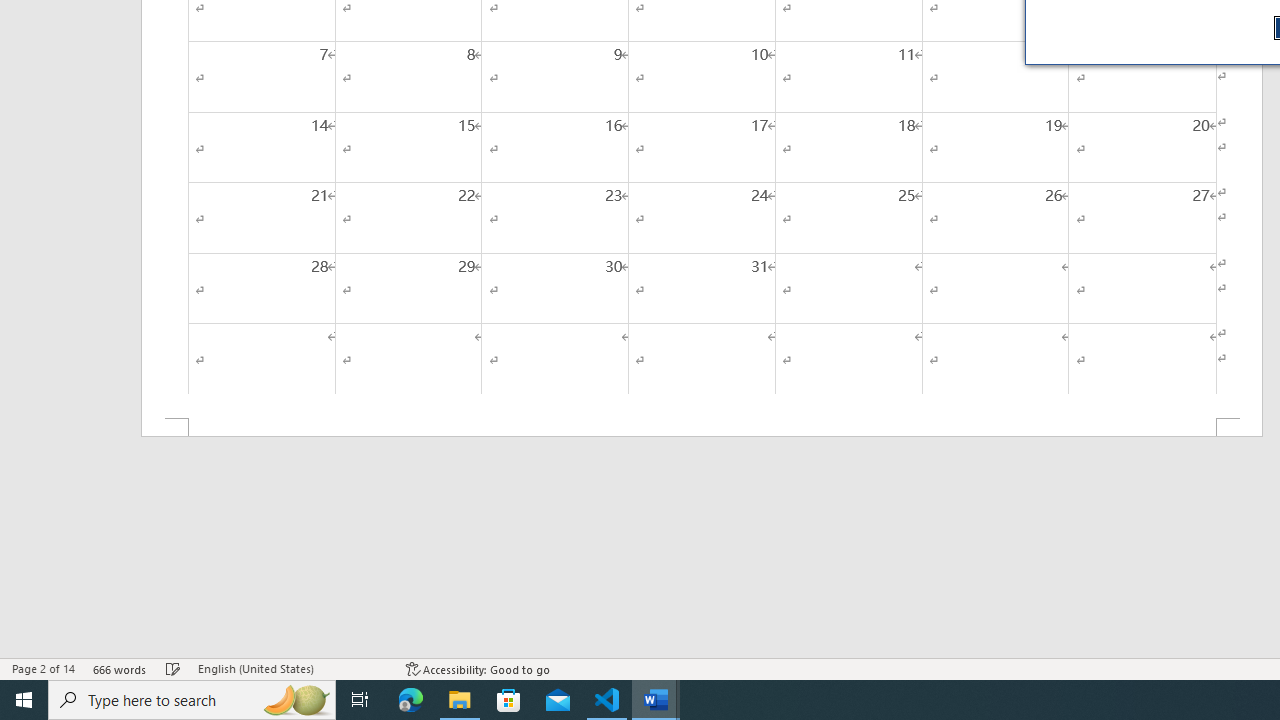 Image resolution: width=1280 pixels, height=720 pixels. What do you see at coordinates (509, 698) in the screenshot?
I see `'Microsoft Store'` at bounding box center [509, 698].